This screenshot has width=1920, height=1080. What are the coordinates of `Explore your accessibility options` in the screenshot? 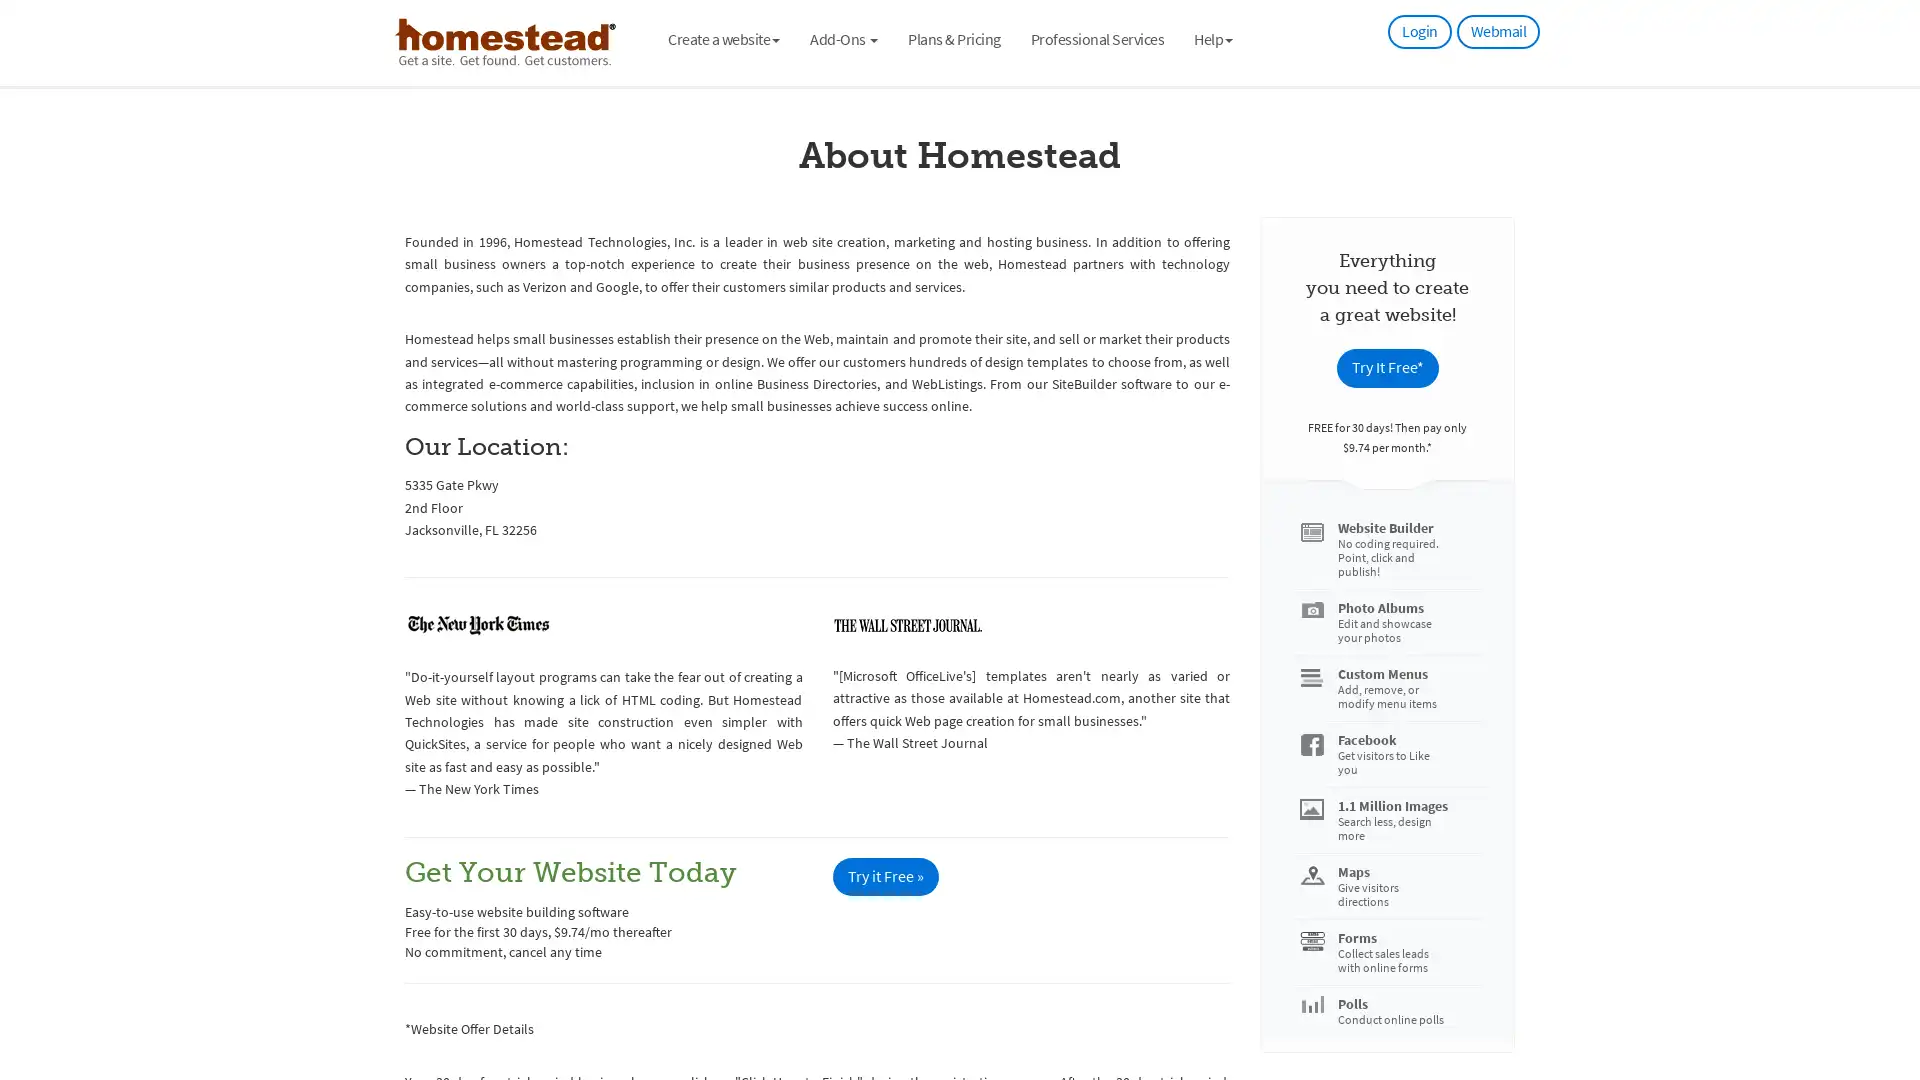 It's located at (1886, 978).